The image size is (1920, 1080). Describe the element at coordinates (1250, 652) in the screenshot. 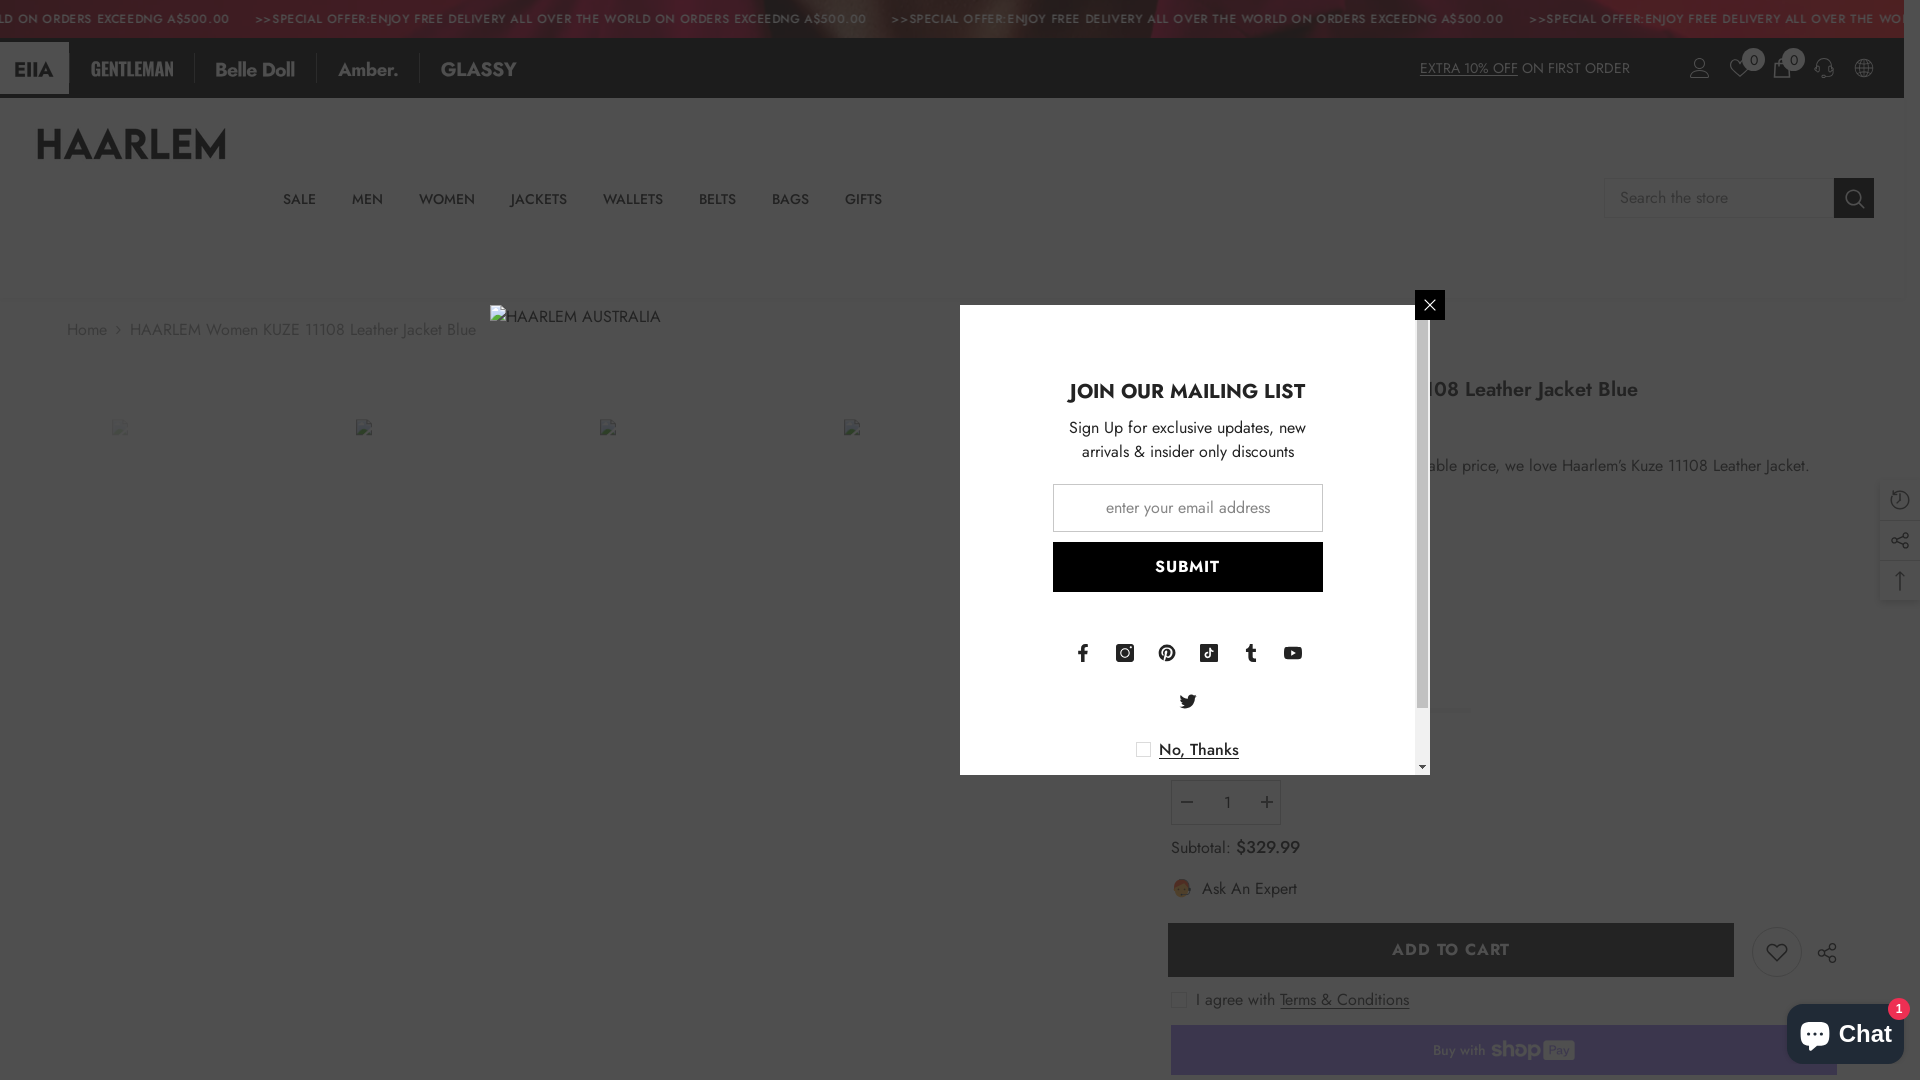

I see `'Tumblr'` at that location.